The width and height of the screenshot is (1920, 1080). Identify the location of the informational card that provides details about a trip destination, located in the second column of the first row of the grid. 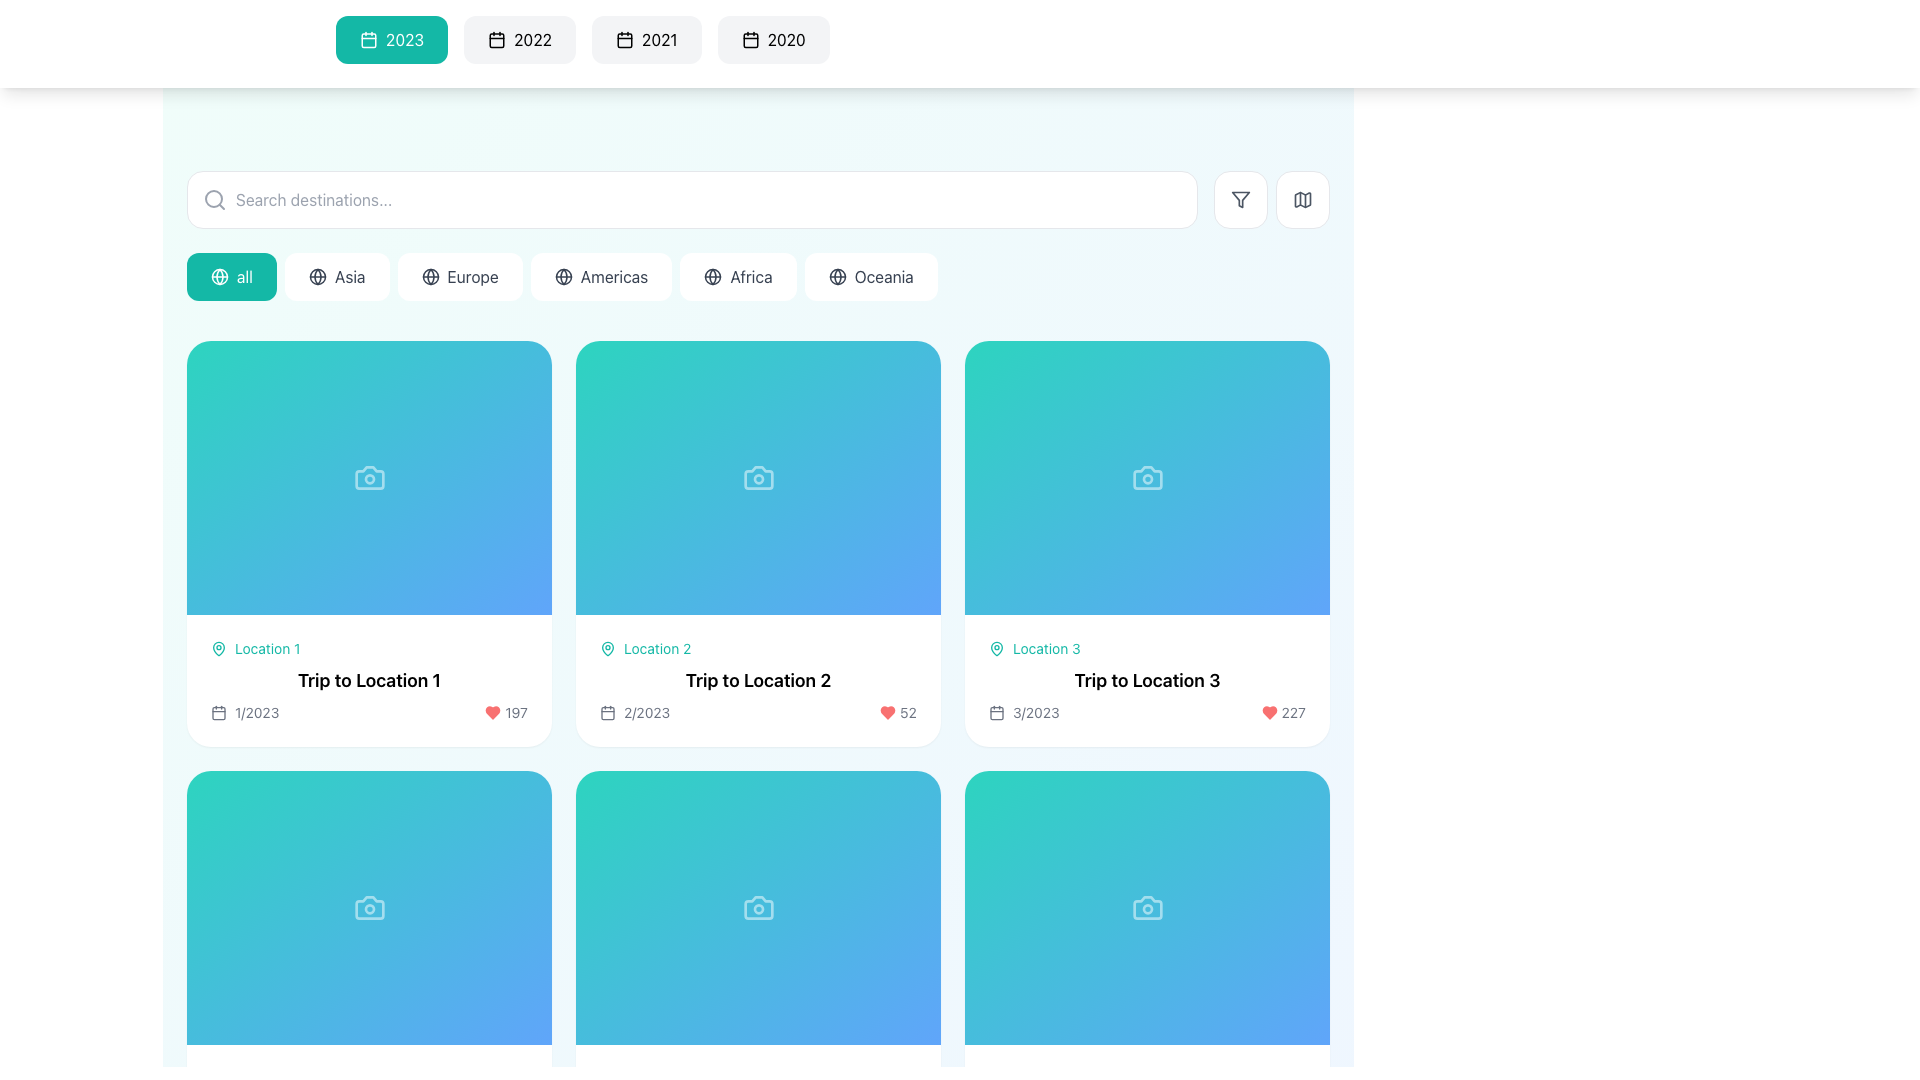
(757, 679).